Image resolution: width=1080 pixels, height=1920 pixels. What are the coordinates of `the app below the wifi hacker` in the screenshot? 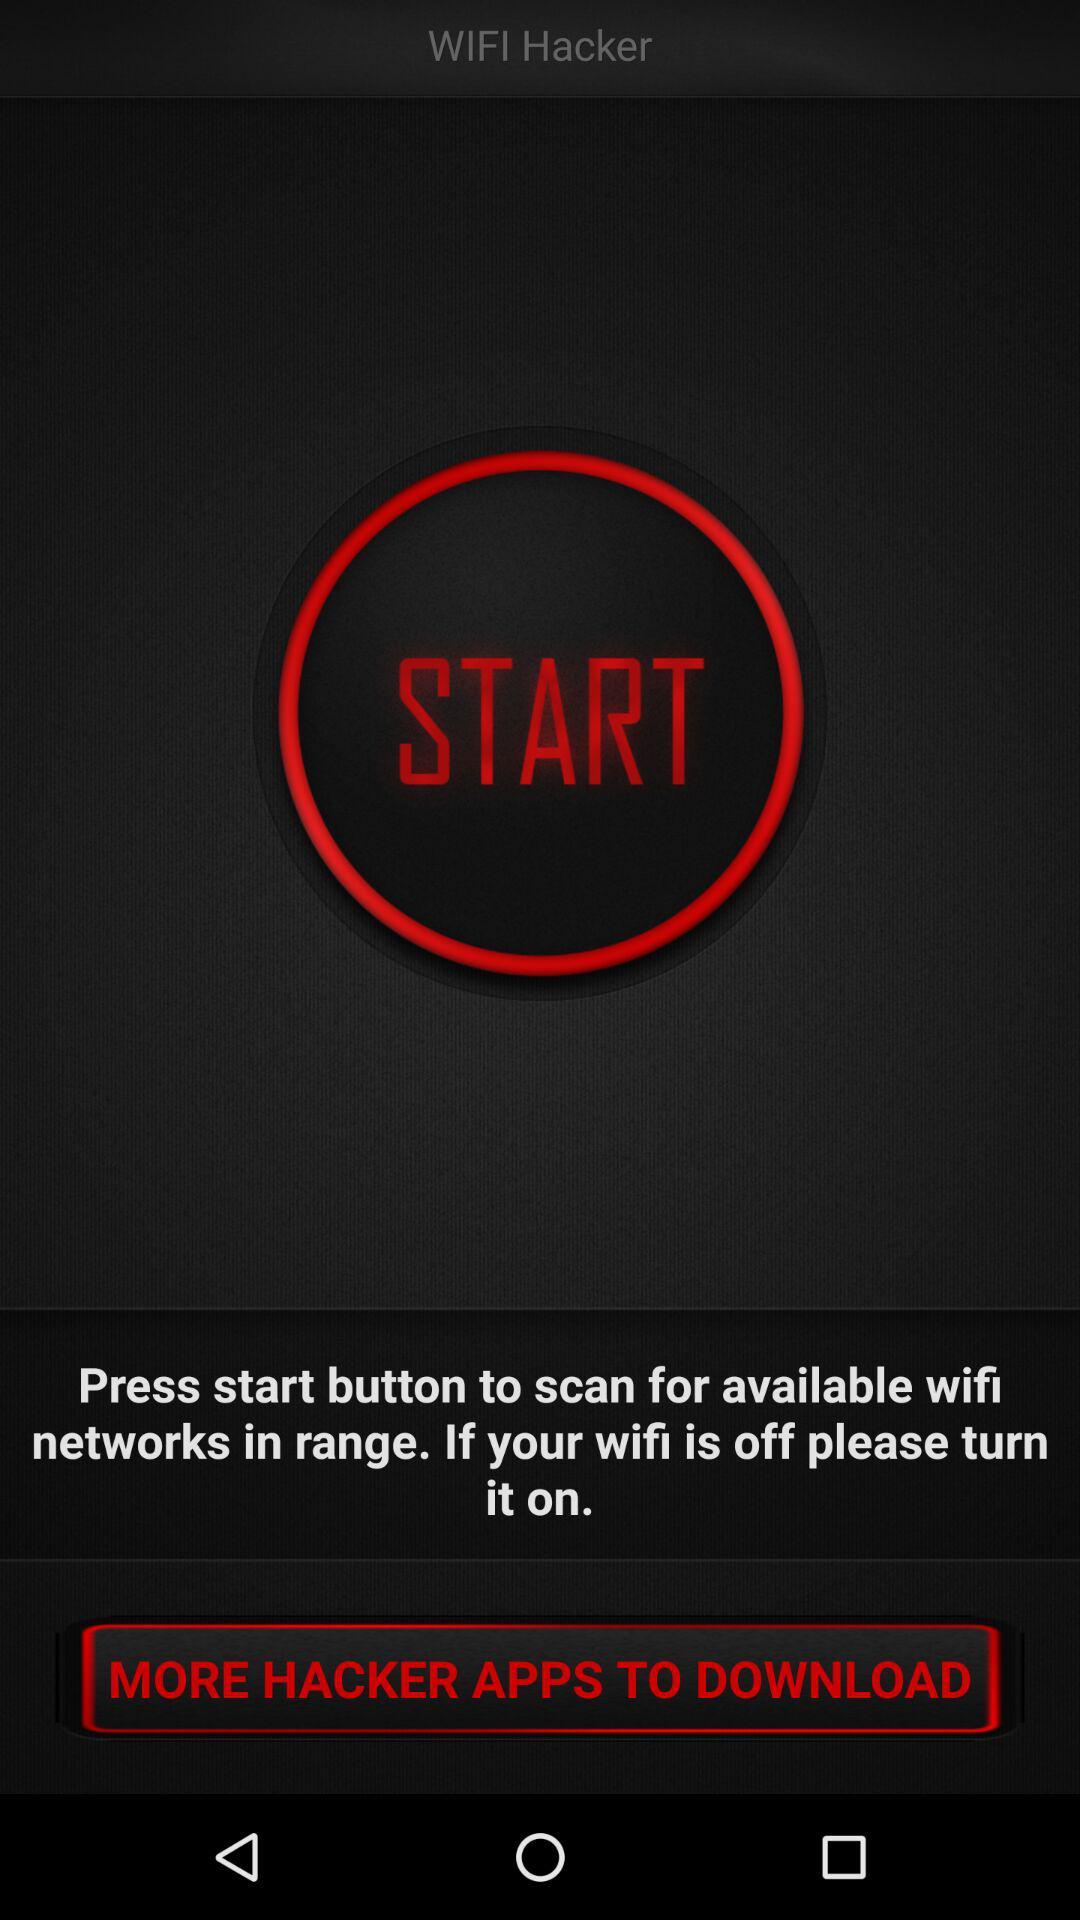 It's located at (540, 714).